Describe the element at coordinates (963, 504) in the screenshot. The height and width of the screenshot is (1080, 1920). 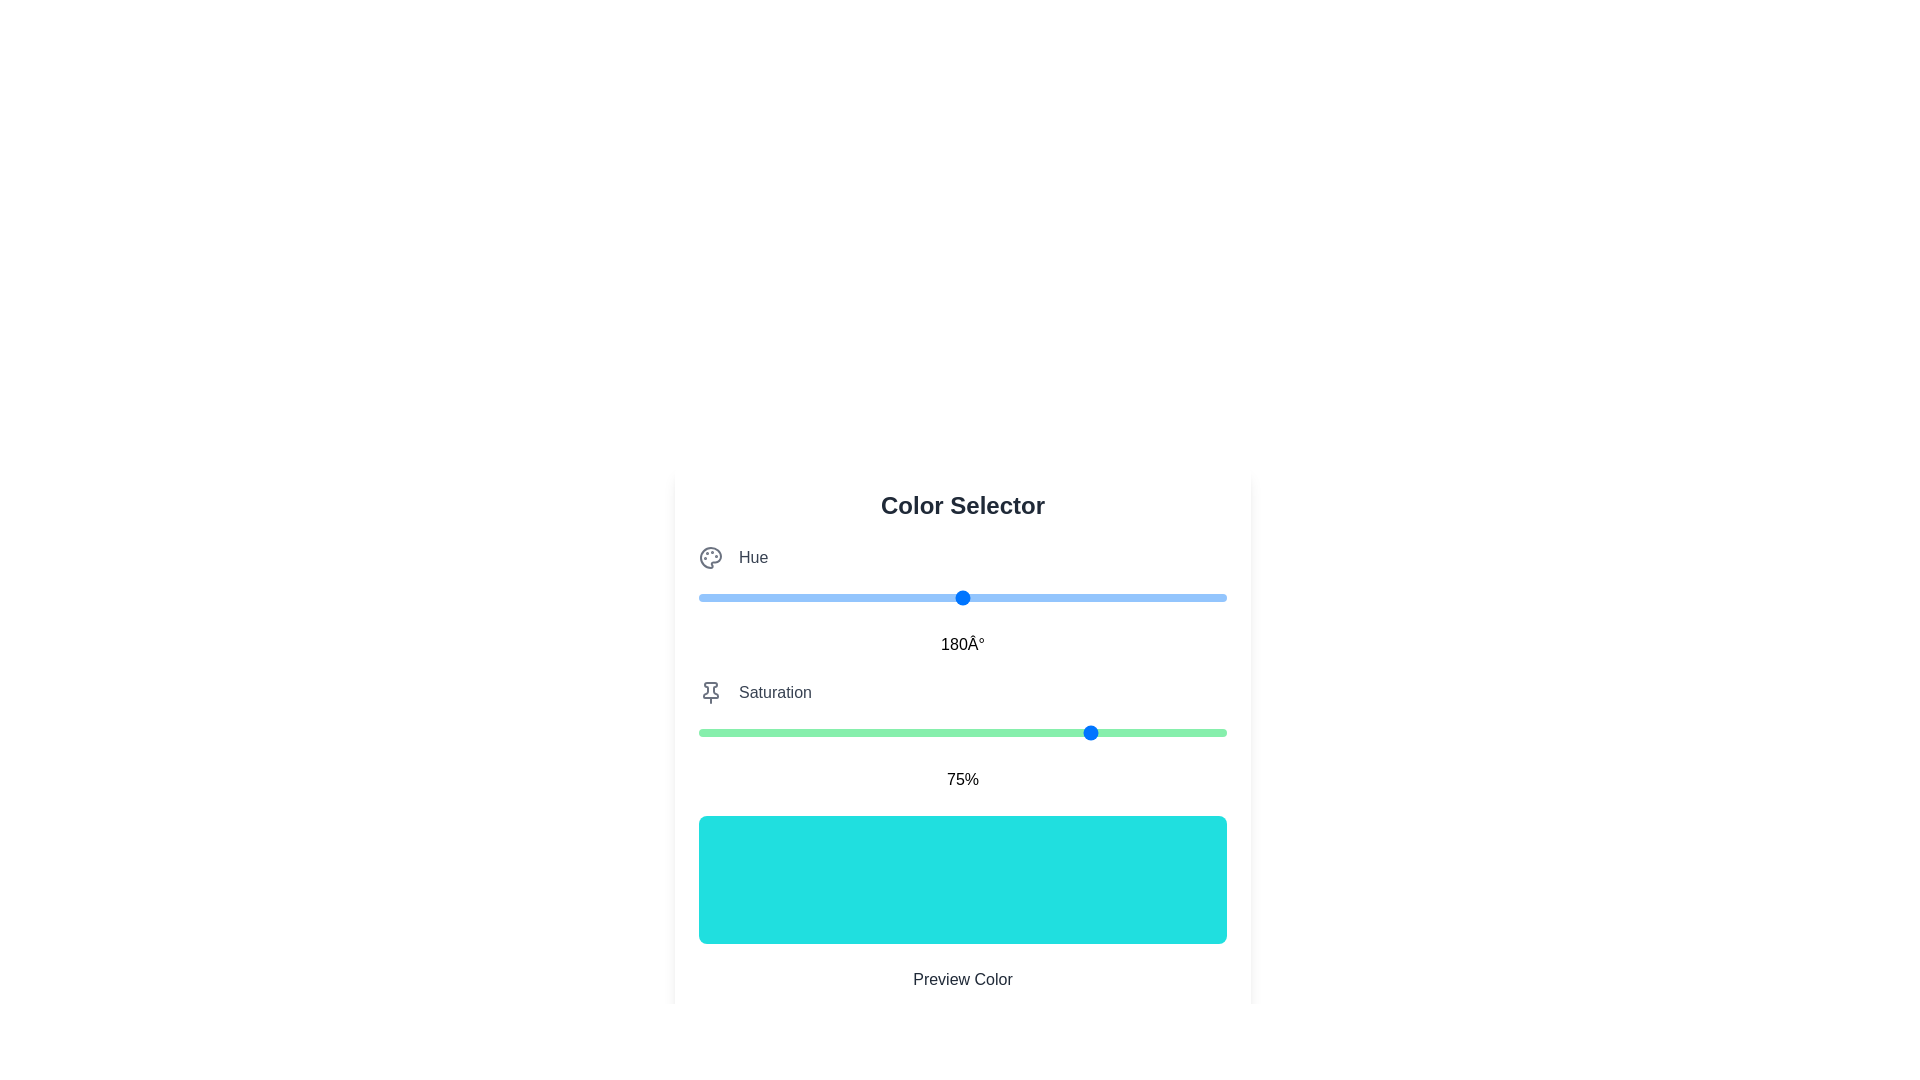
I see `the heading labeled 'Color Selector', which is styled with bold and large font size, colored dark gray, and centered at the top of the card layout` at that location.